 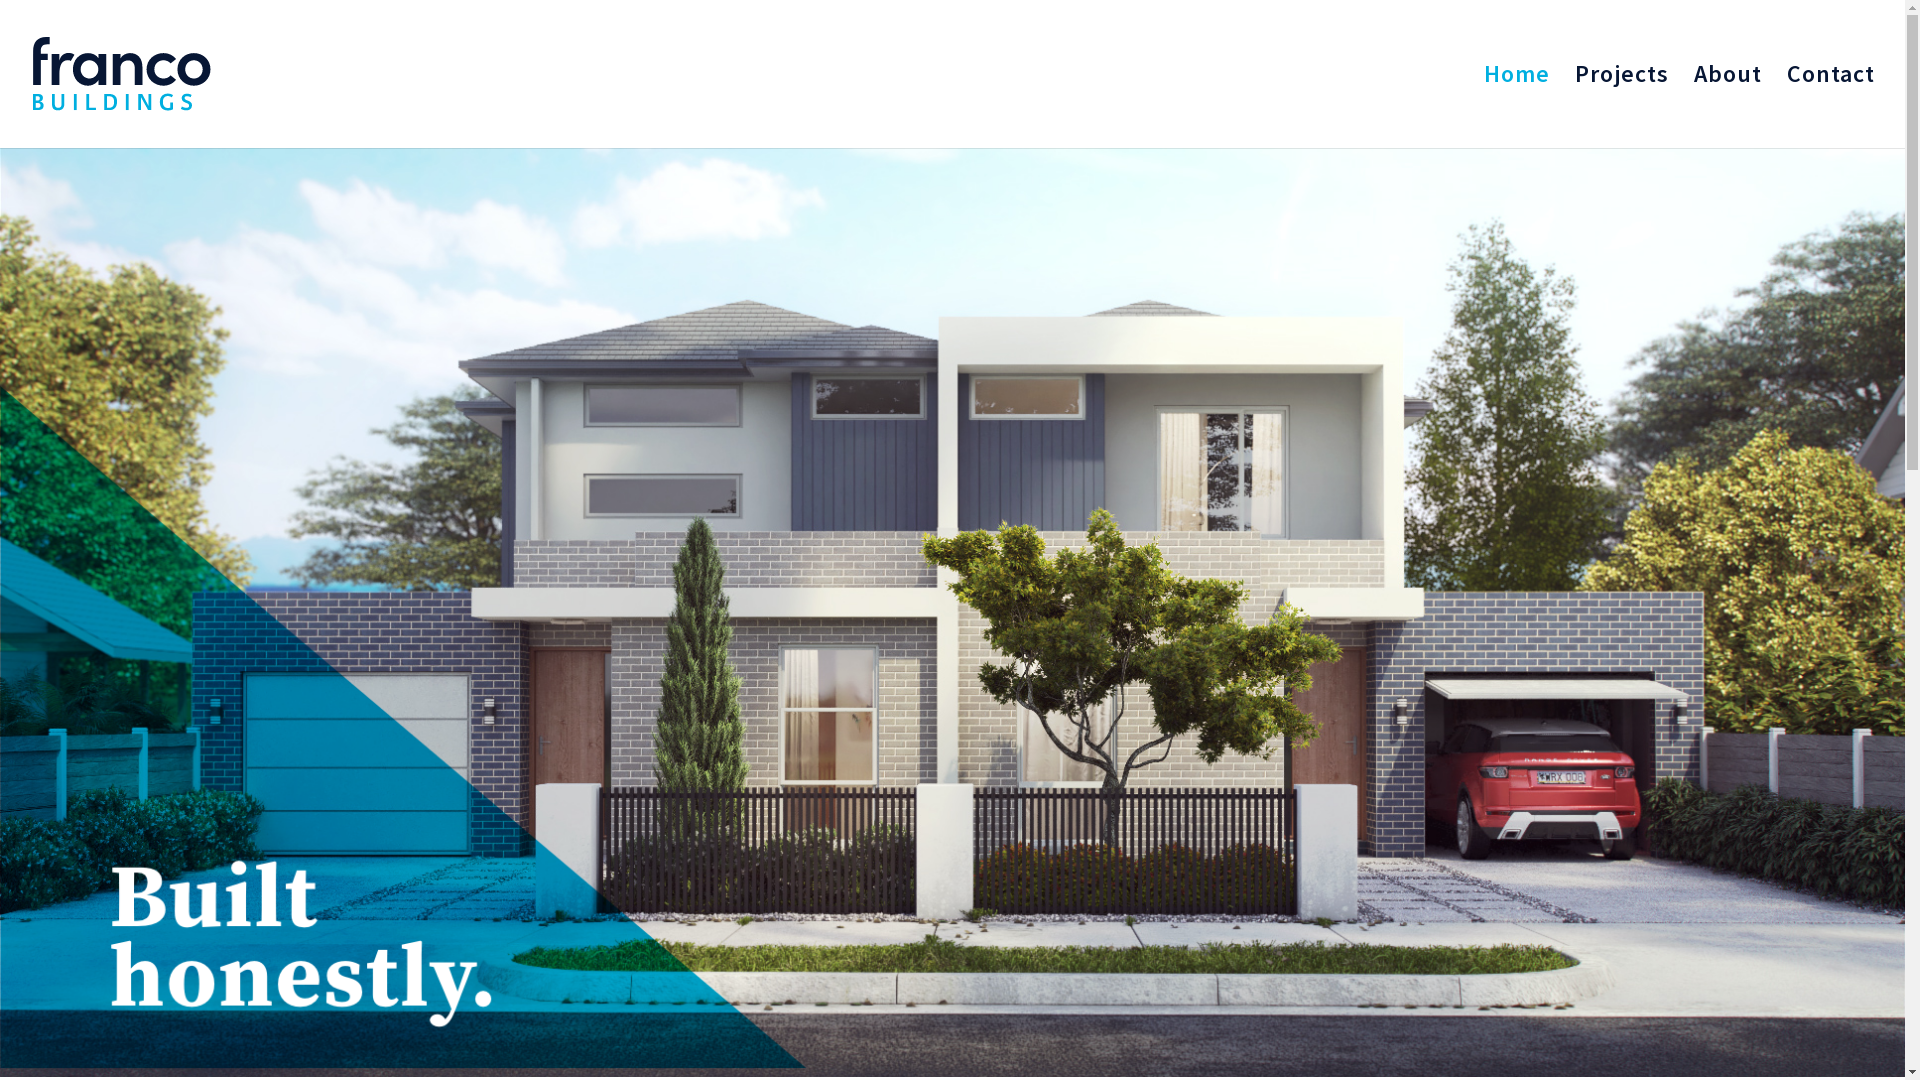 What do you see at coordinates (1830, 107) in the screenshot?
I see `'Contact'` at bounding box center [1830, 107].